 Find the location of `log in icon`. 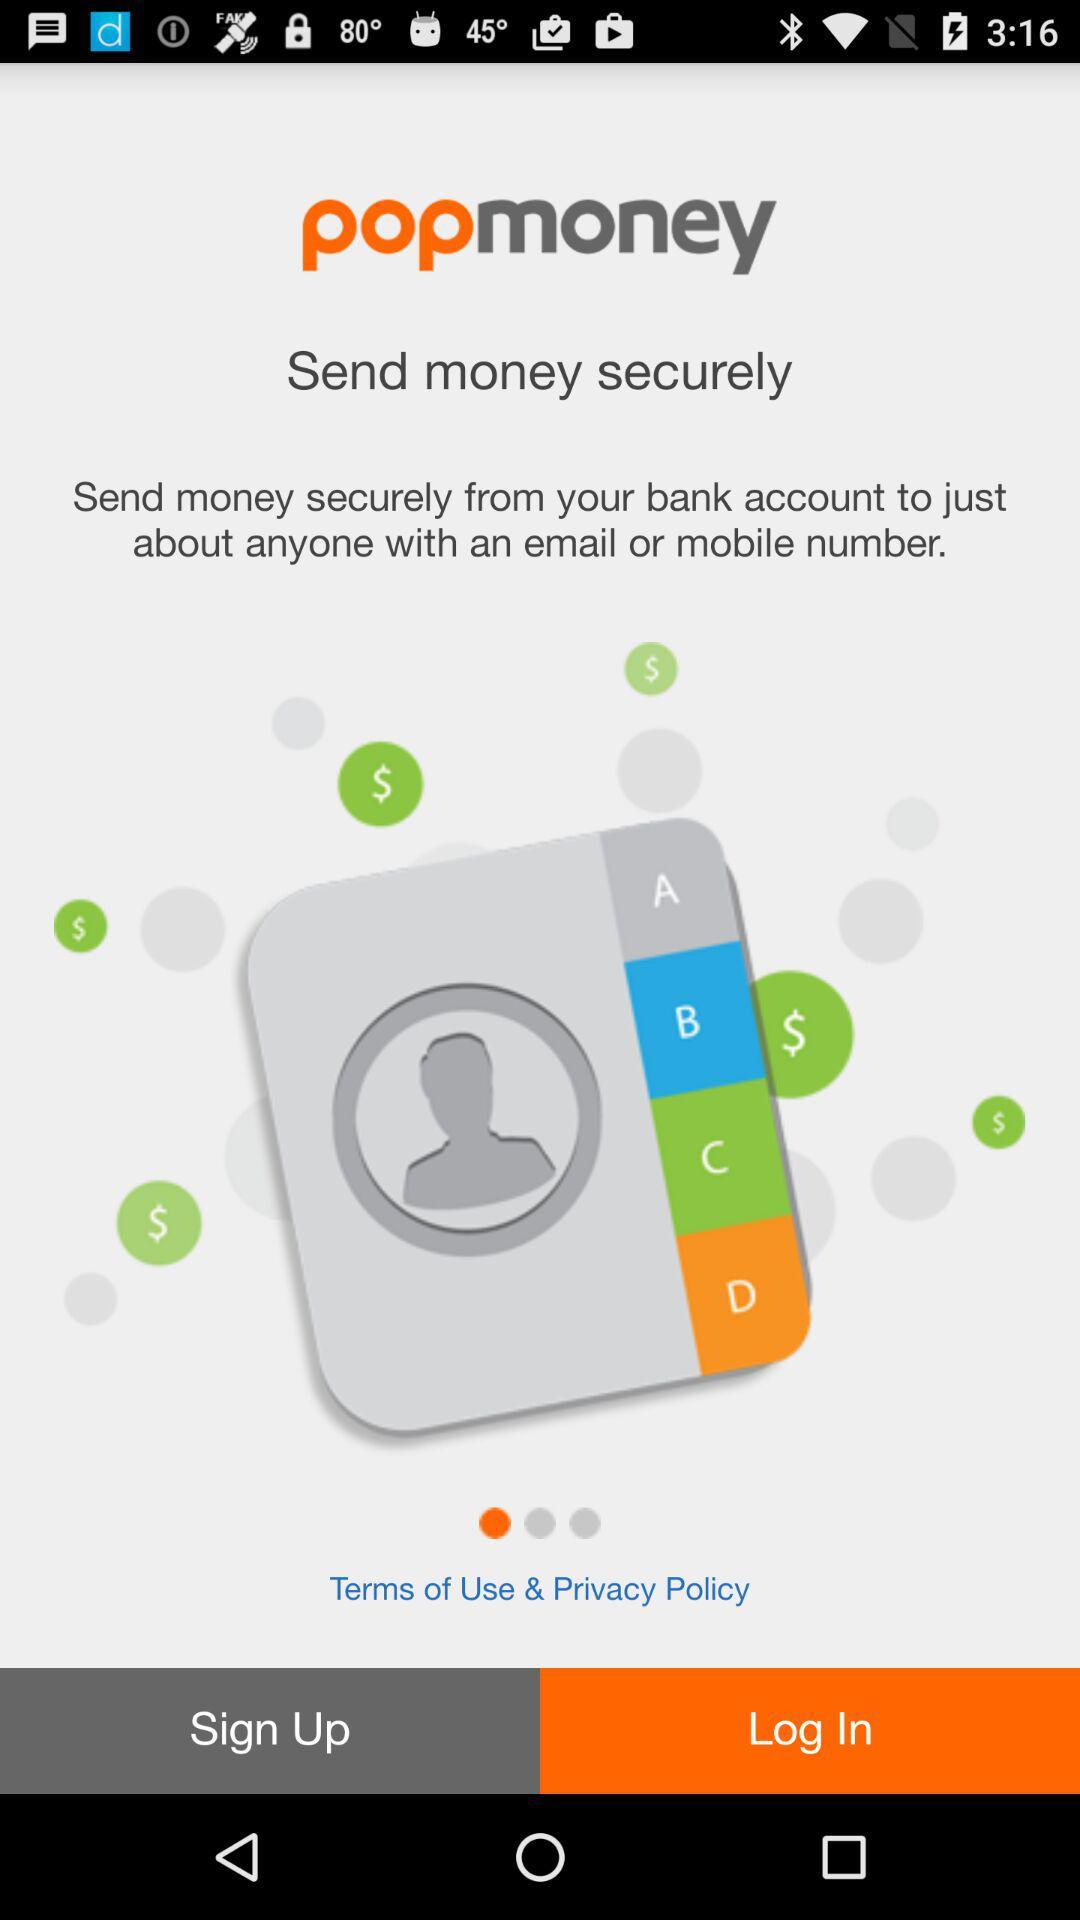

log in icon is located at coordinates (810, 1730).